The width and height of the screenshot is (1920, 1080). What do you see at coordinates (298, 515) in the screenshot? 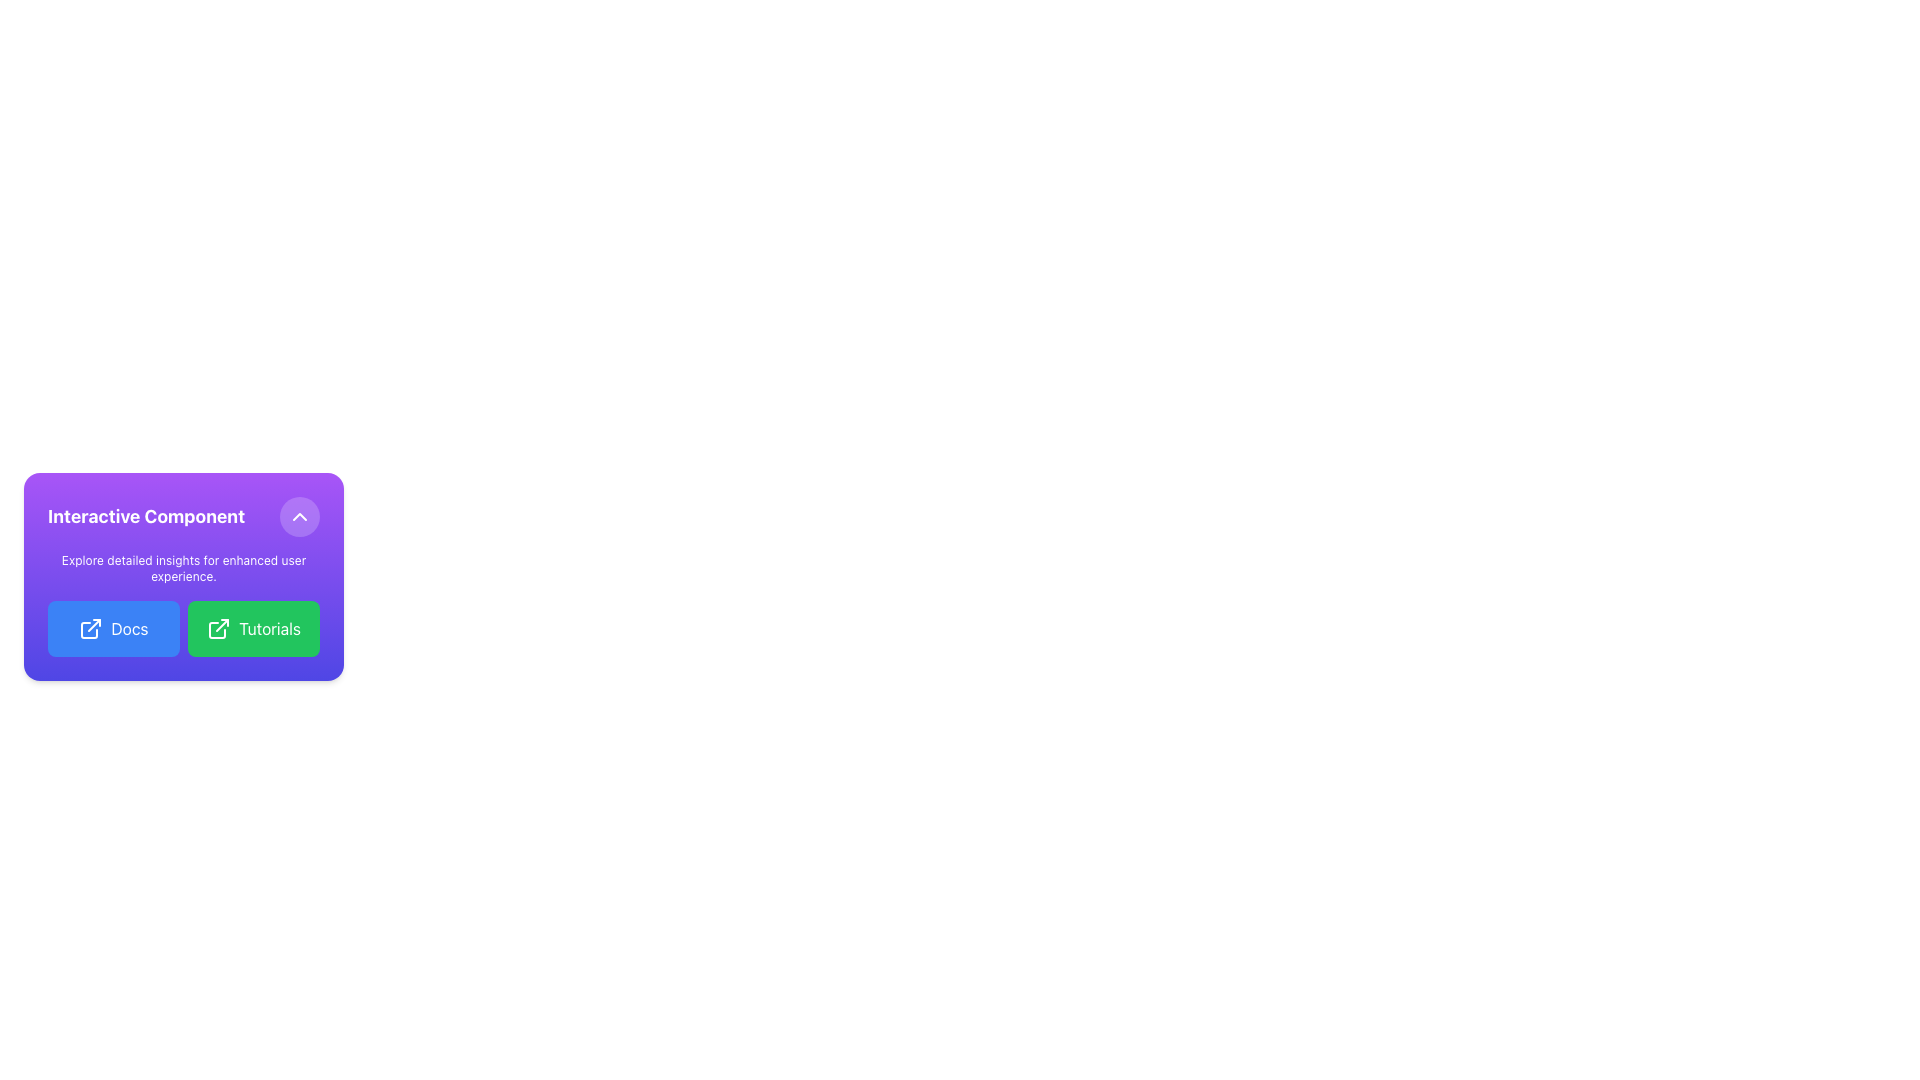
I see `the circular button with a chevron-down icon` at bounding box center [298, 515].